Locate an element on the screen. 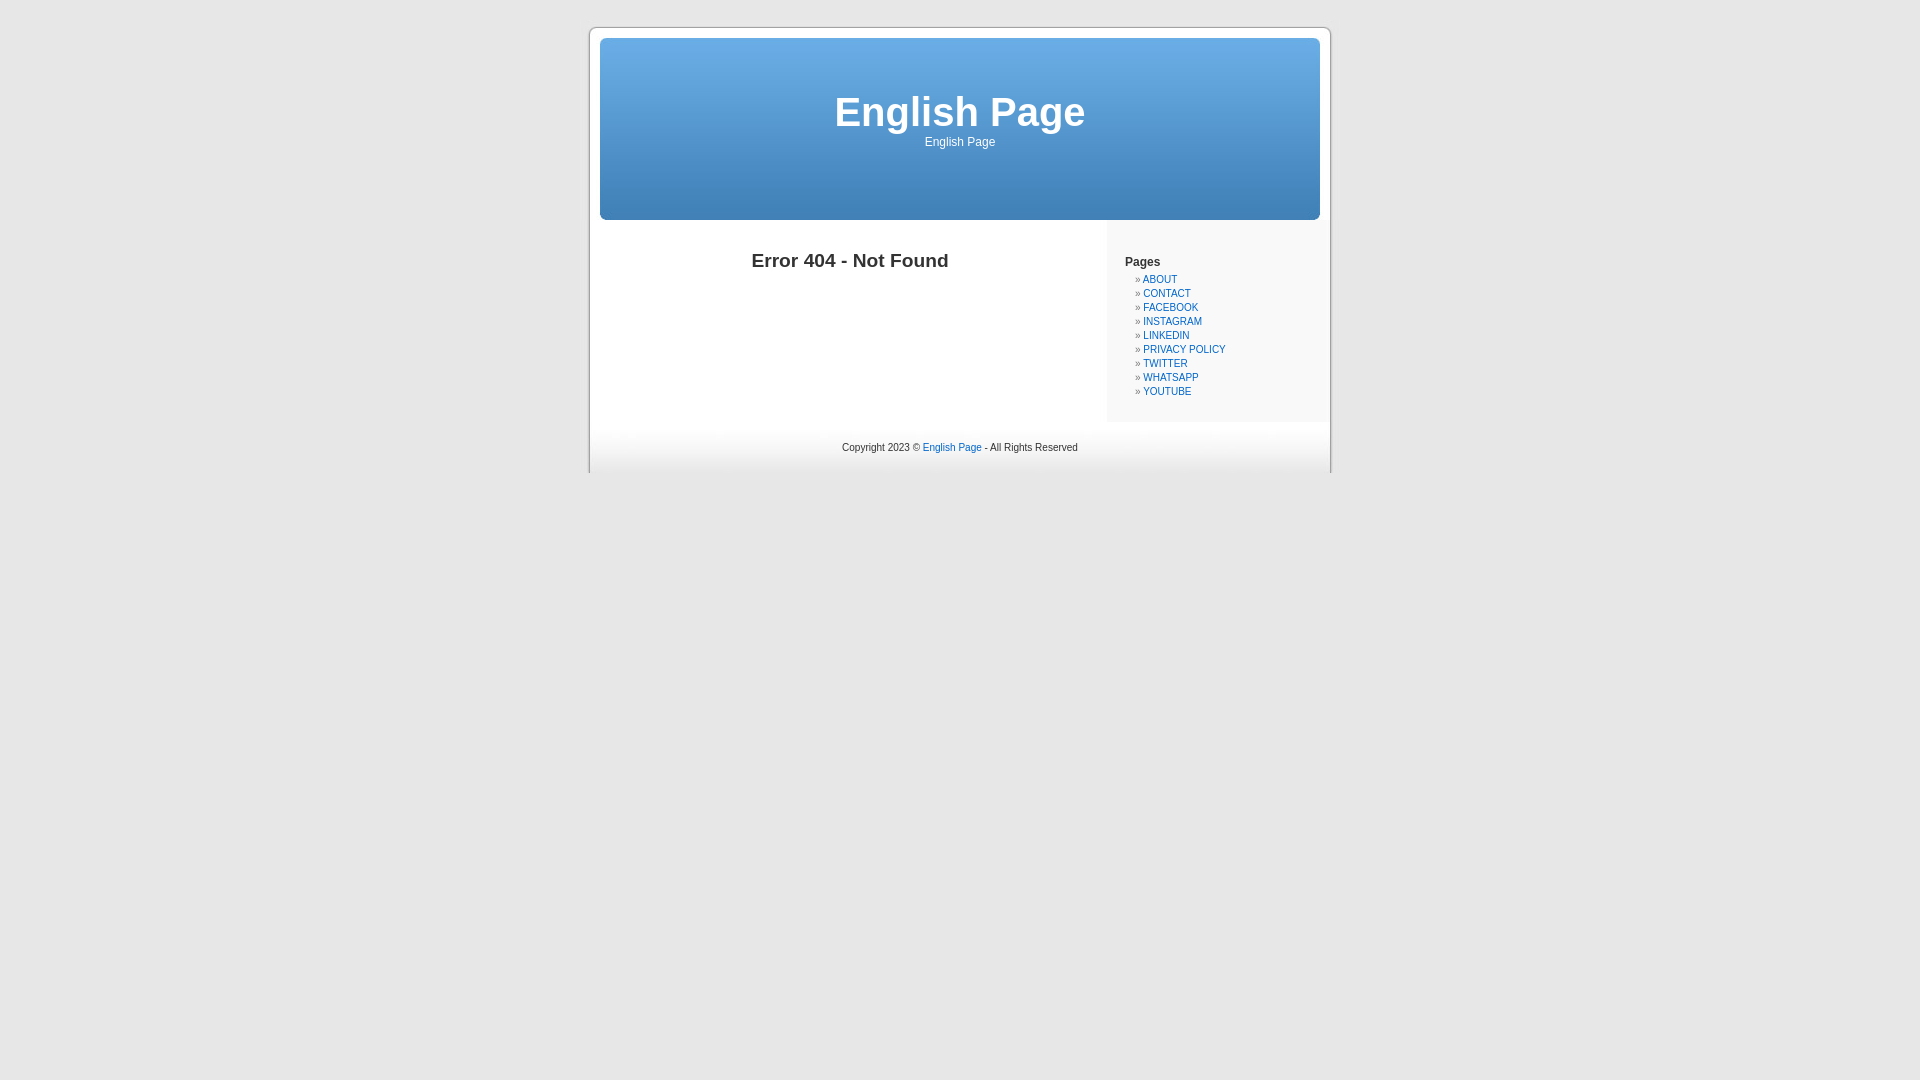 Image resolution: width=1920 pixels, height=1080 pixels. 'English Page' is located at coordinates (958, 111).